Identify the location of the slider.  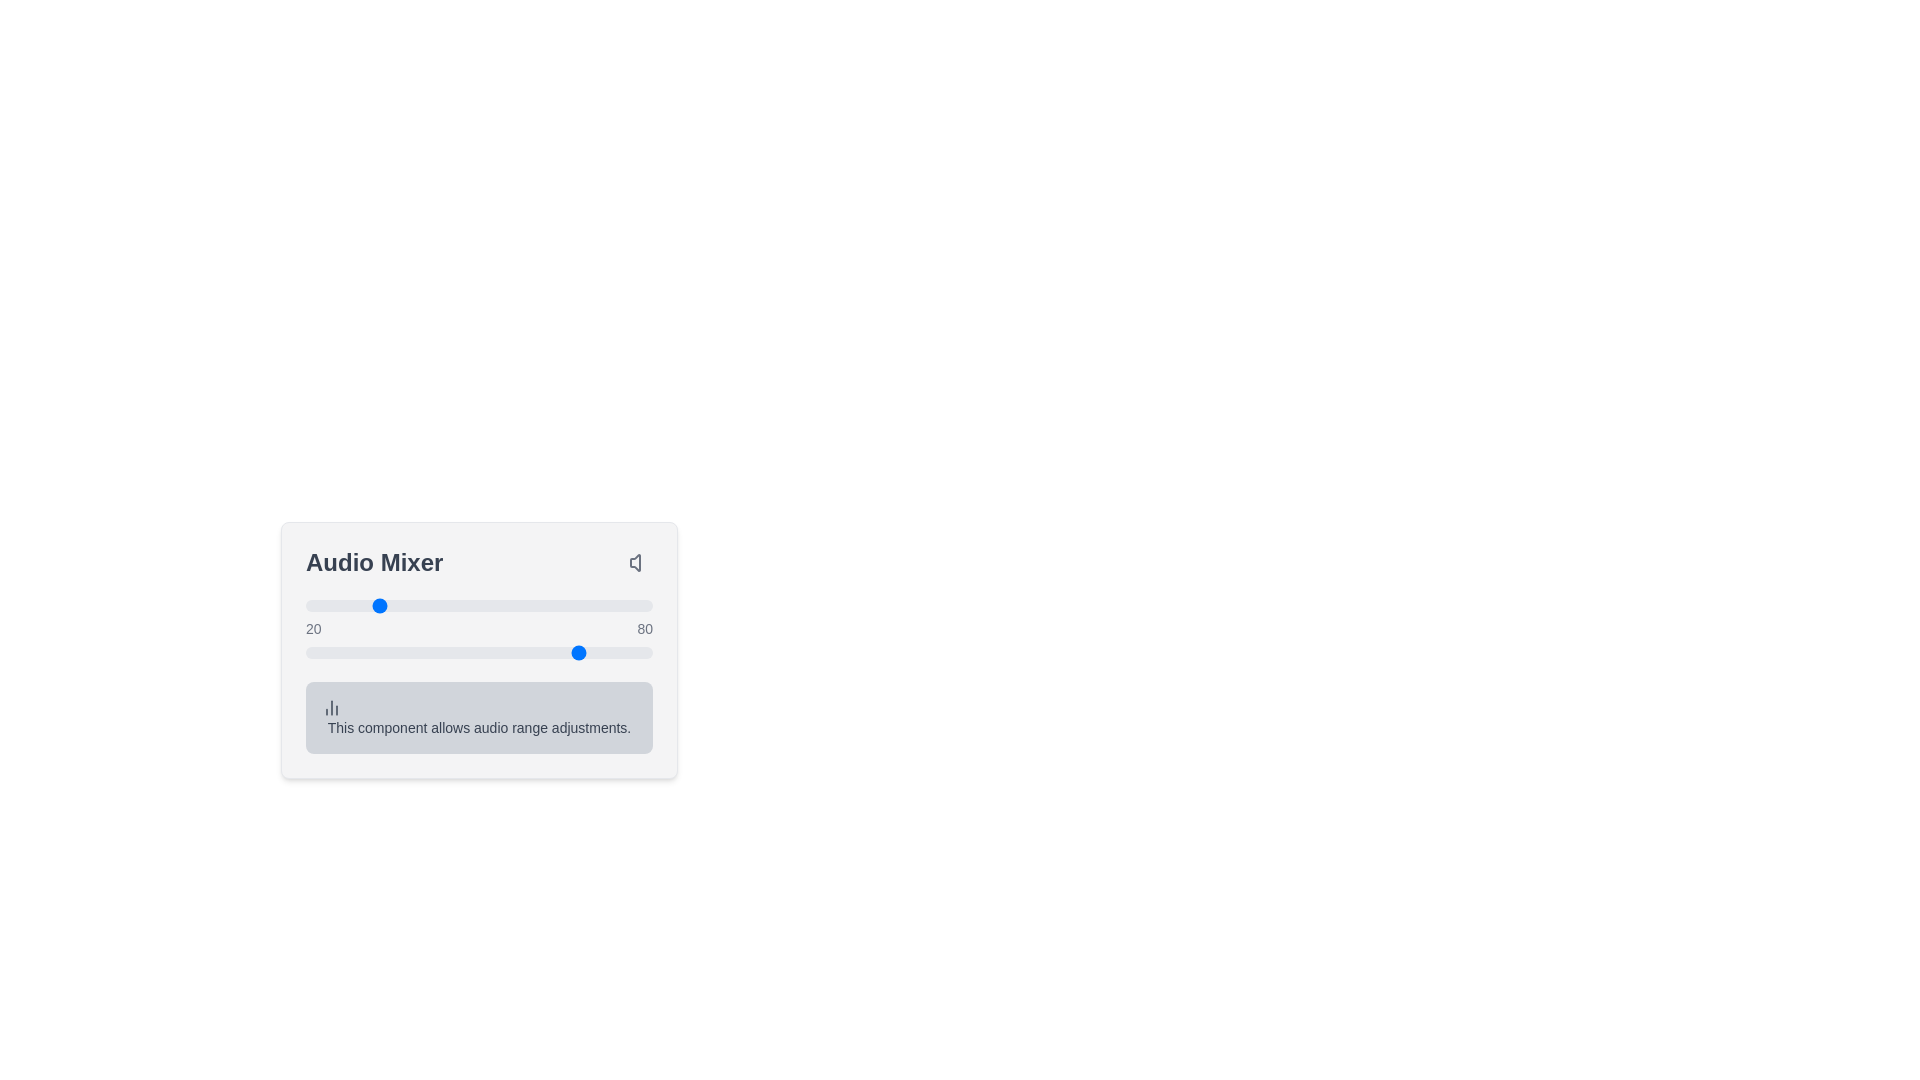
(389, 604).